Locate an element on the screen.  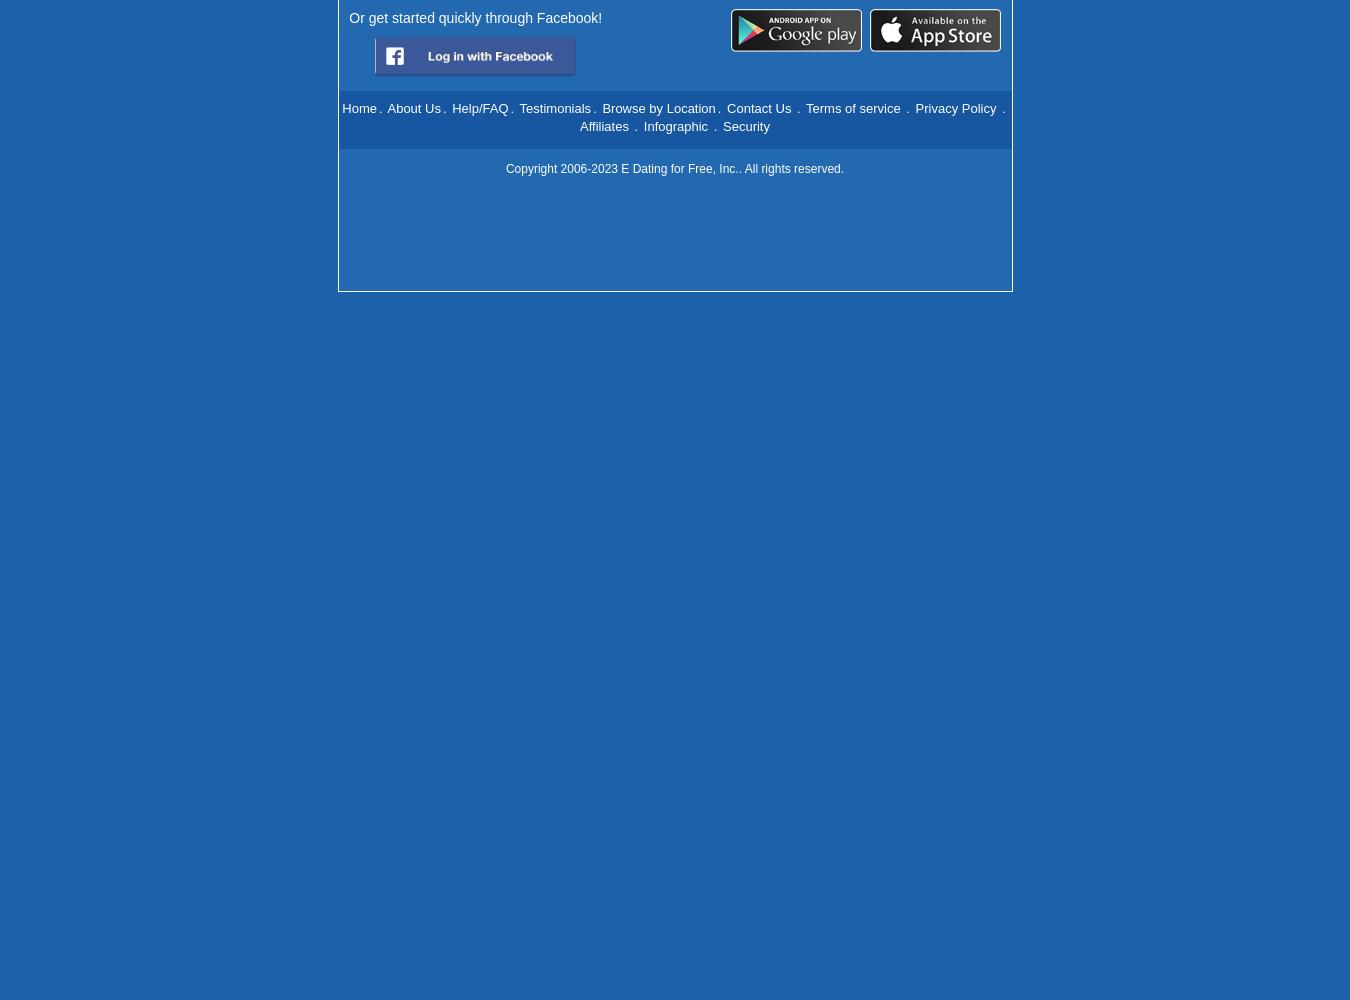
'Contact Us' is located at coordinates (757, 106).